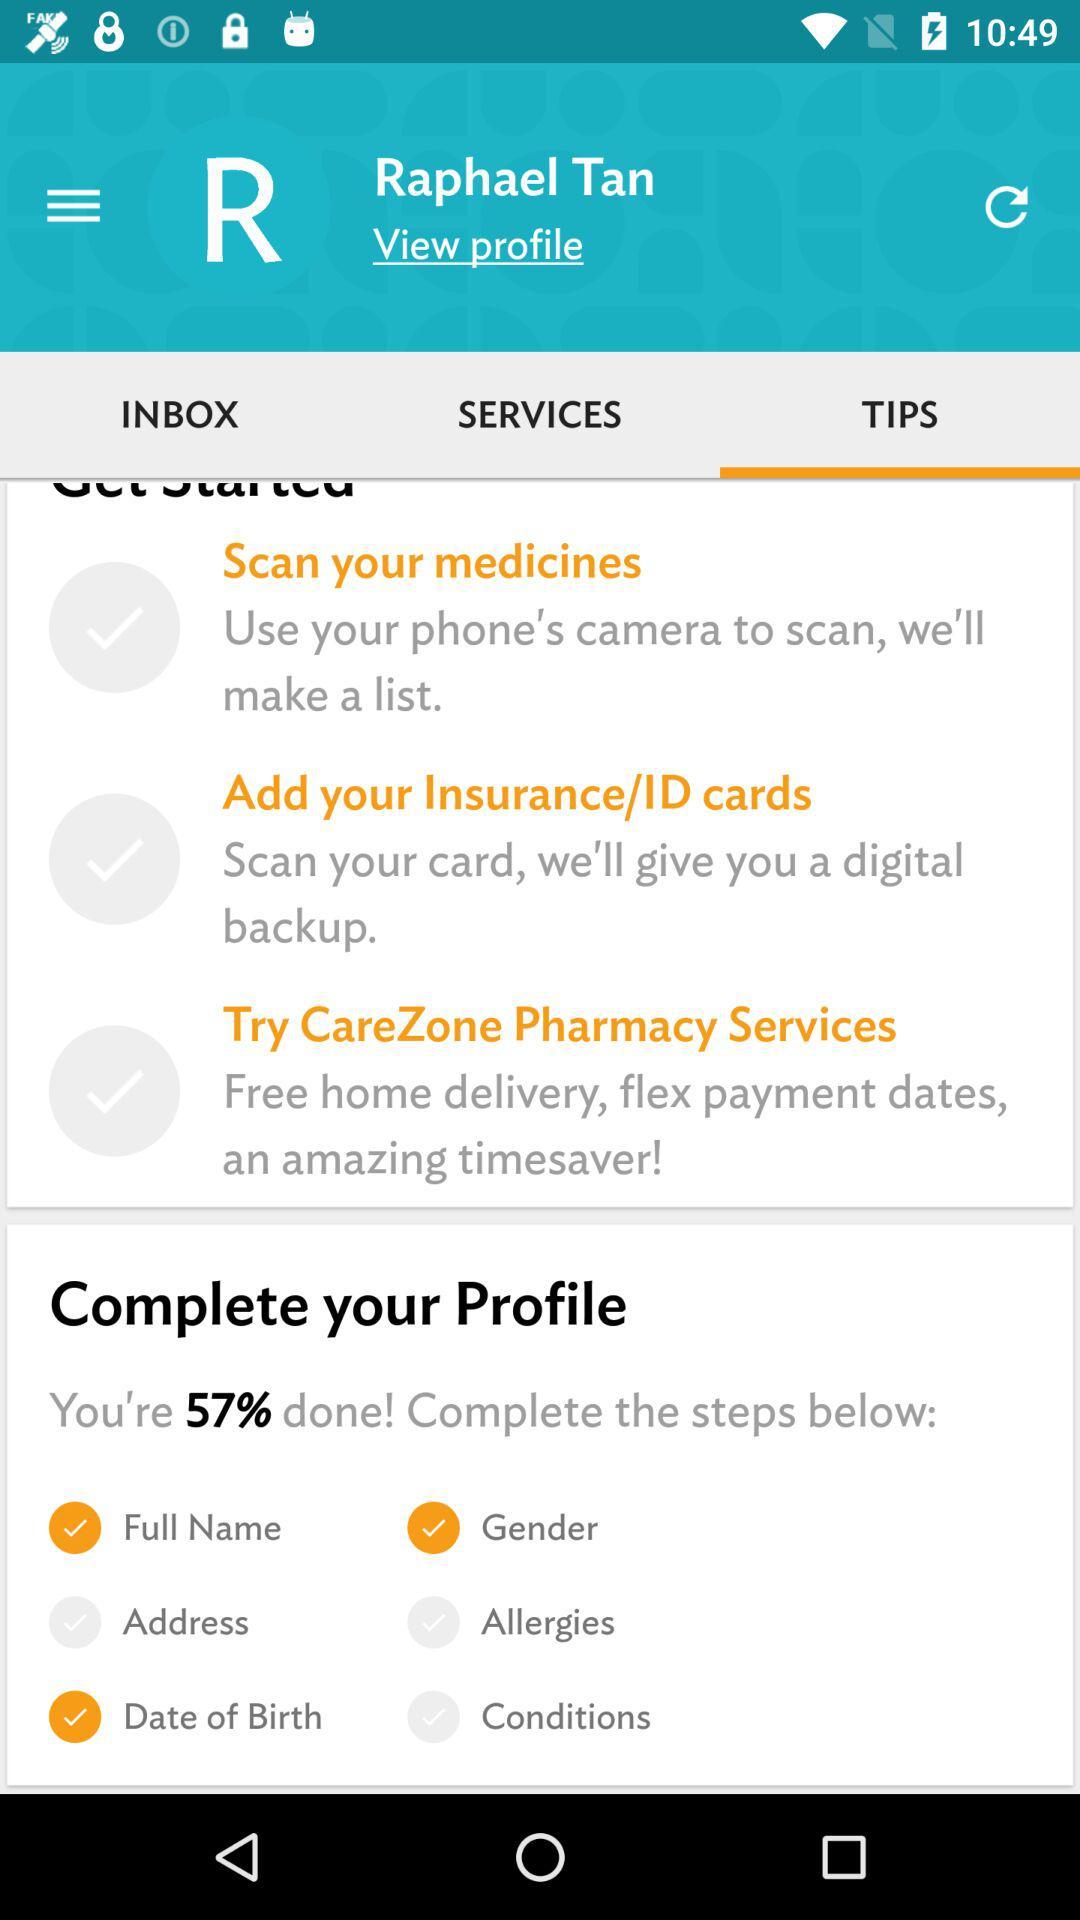 Image resolution: width=1080 pixels, height=1920 pixels. Describe the element at coordinates (1006, 206) in the screenshot. I see `the refresh icon` at that location.